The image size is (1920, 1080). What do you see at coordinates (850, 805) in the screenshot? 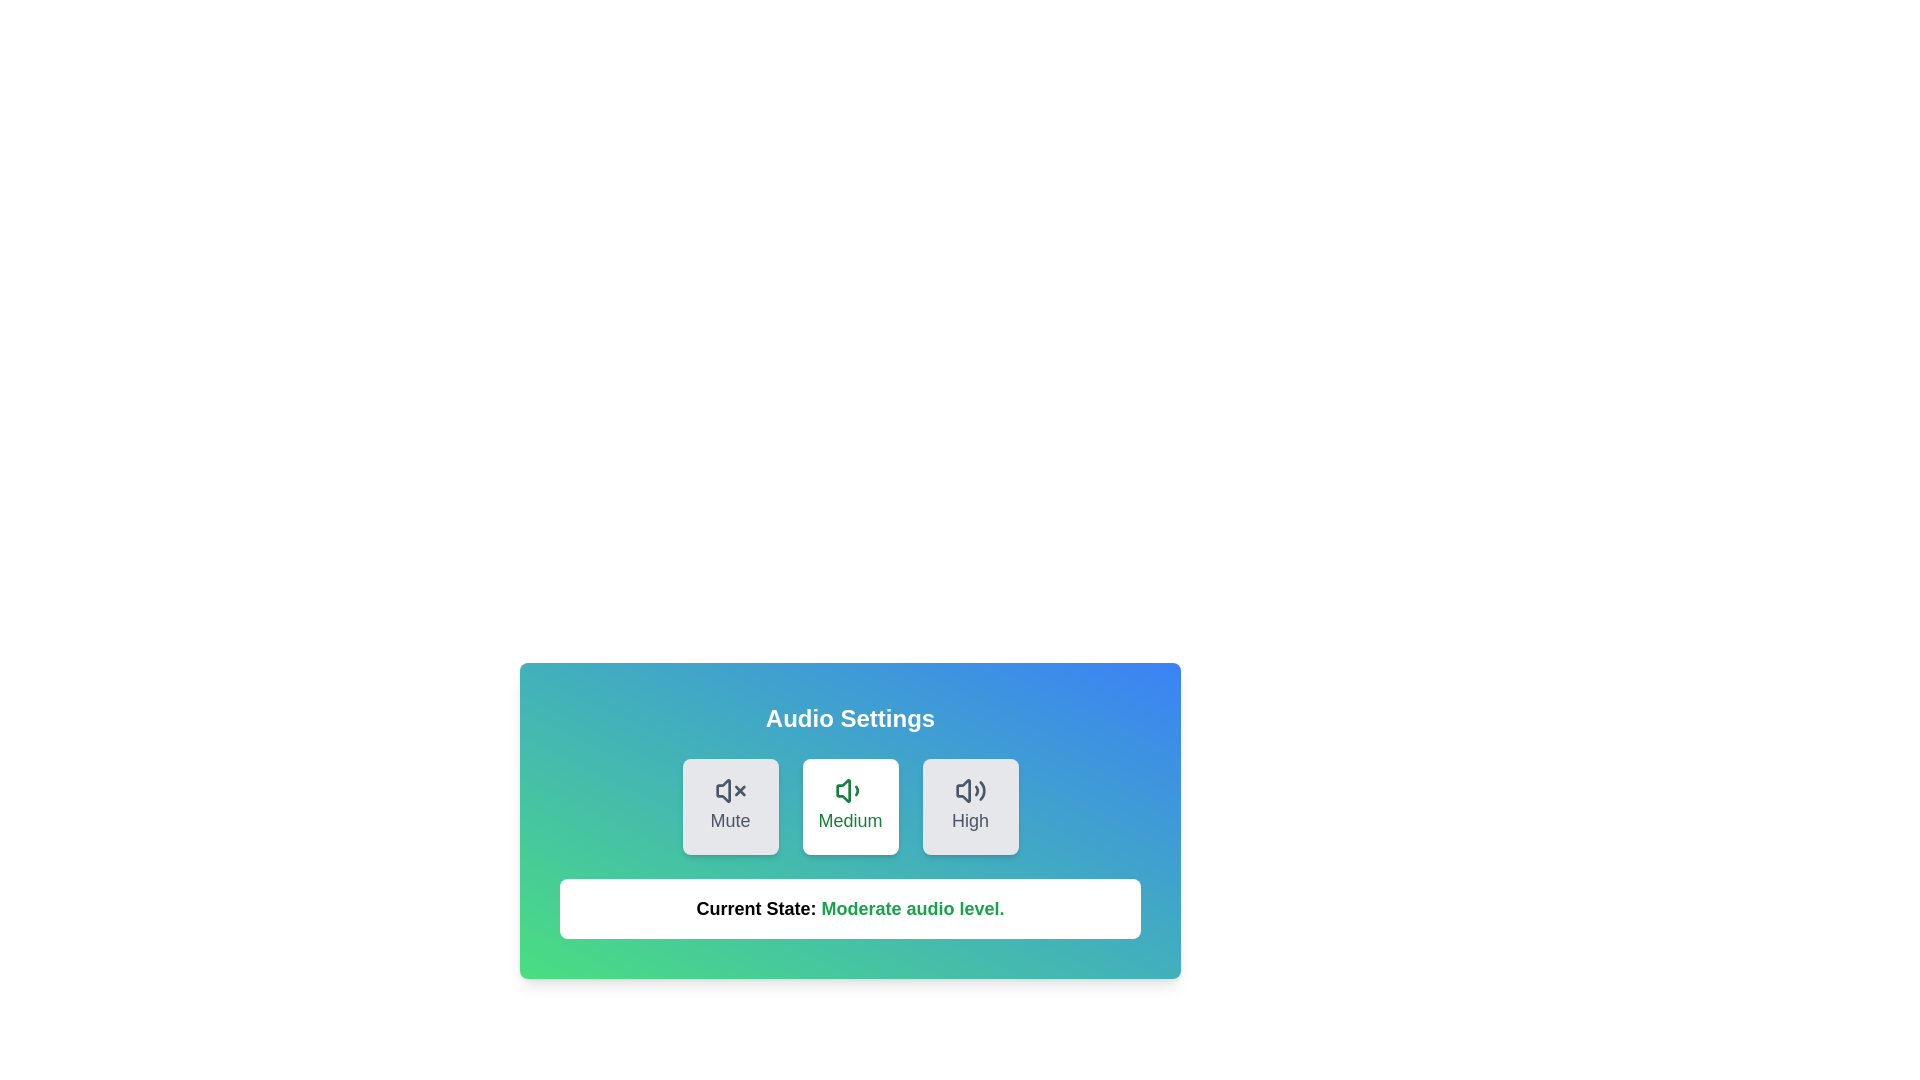
I see `the button corresponding to the desired volume level: Medium` at bounding box center [850, 805].